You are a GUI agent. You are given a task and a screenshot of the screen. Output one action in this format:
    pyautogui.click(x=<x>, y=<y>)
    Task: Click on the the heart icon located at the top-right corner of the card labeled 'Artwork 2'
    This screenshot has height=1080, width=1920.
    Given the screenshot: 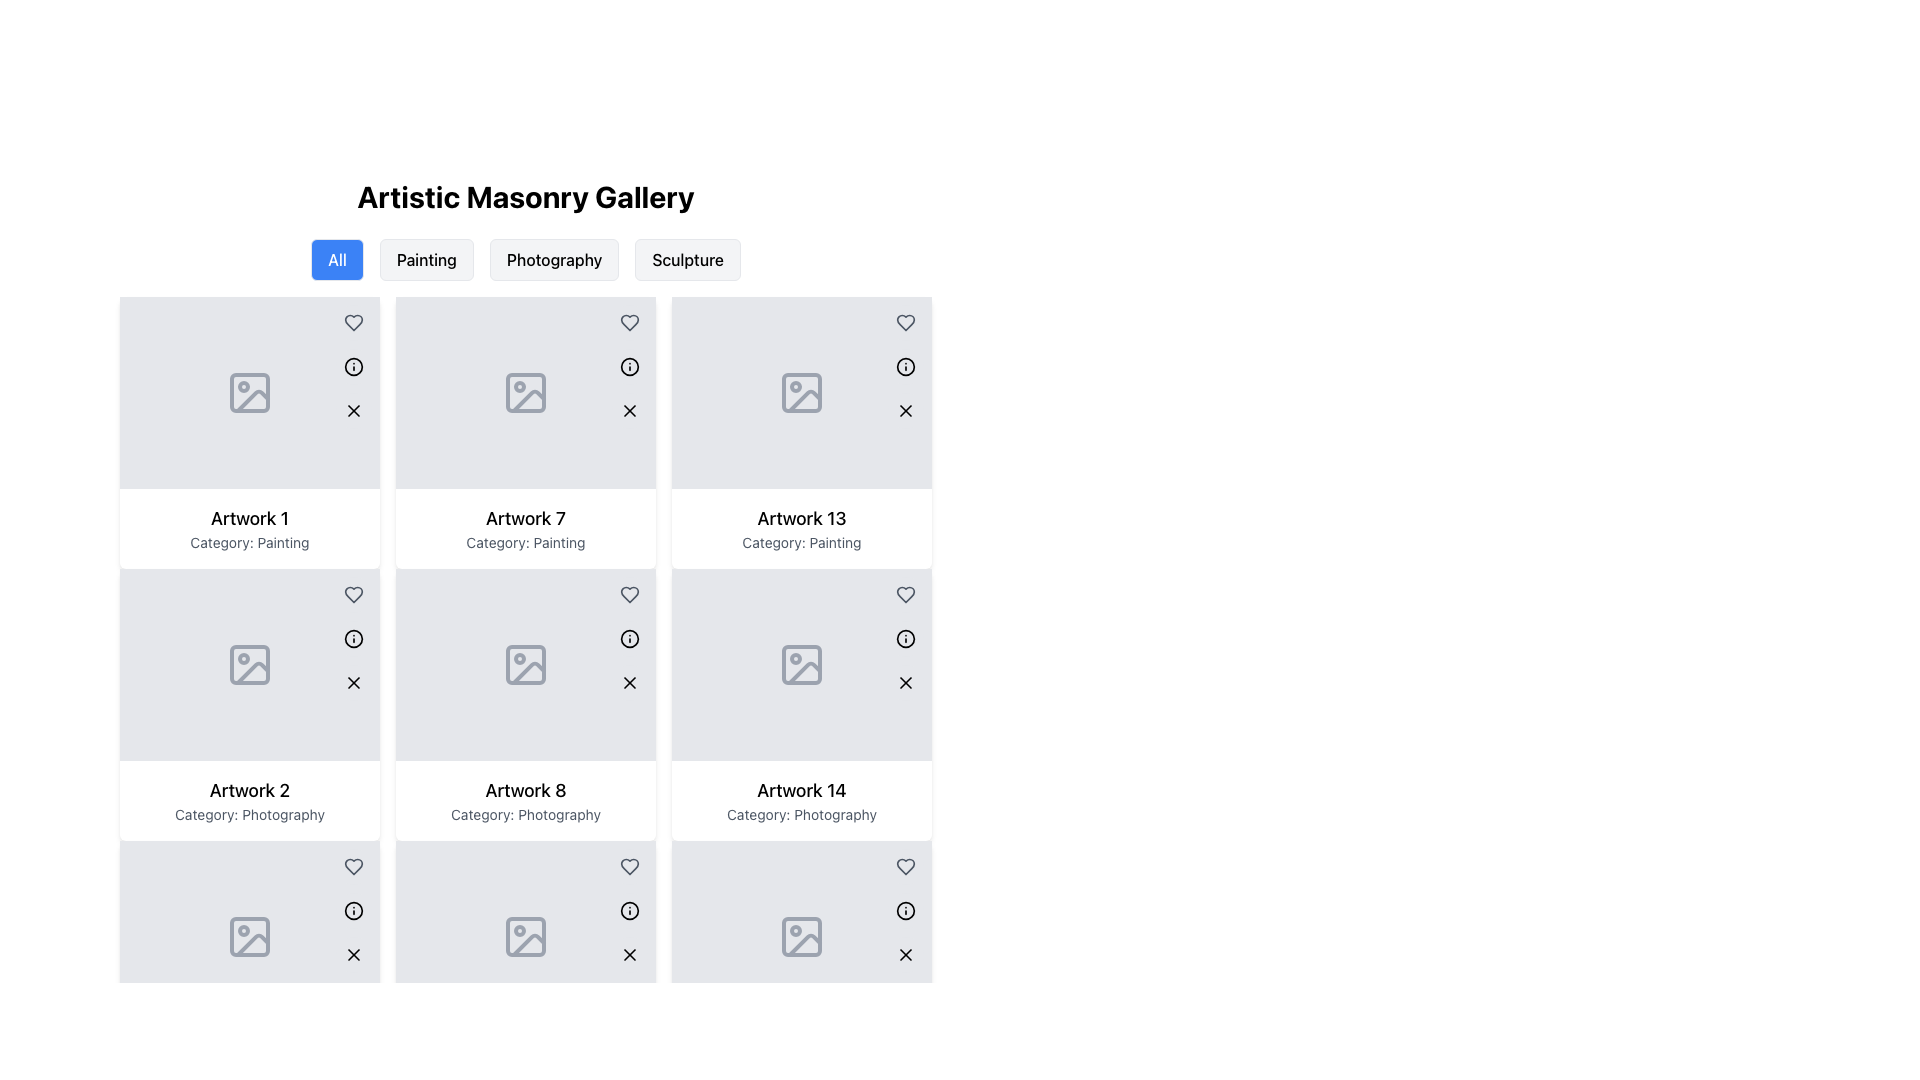 What is the action you would take?
    pyautogui.click(x=354, y=866)
    